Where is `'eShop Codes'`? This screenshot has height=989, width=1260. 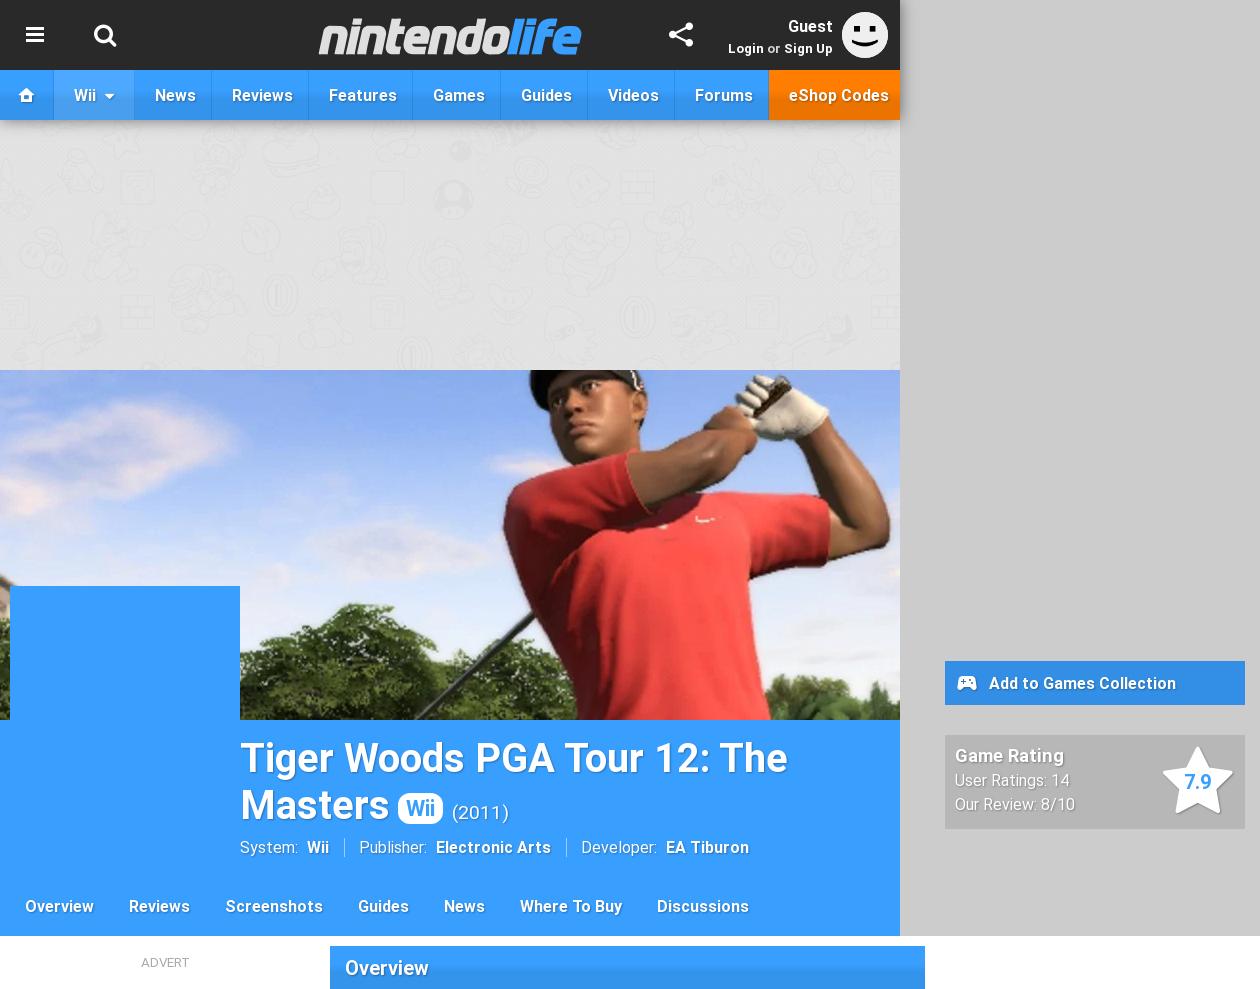 'eShop Codes' is located at coordinates (839, 94).